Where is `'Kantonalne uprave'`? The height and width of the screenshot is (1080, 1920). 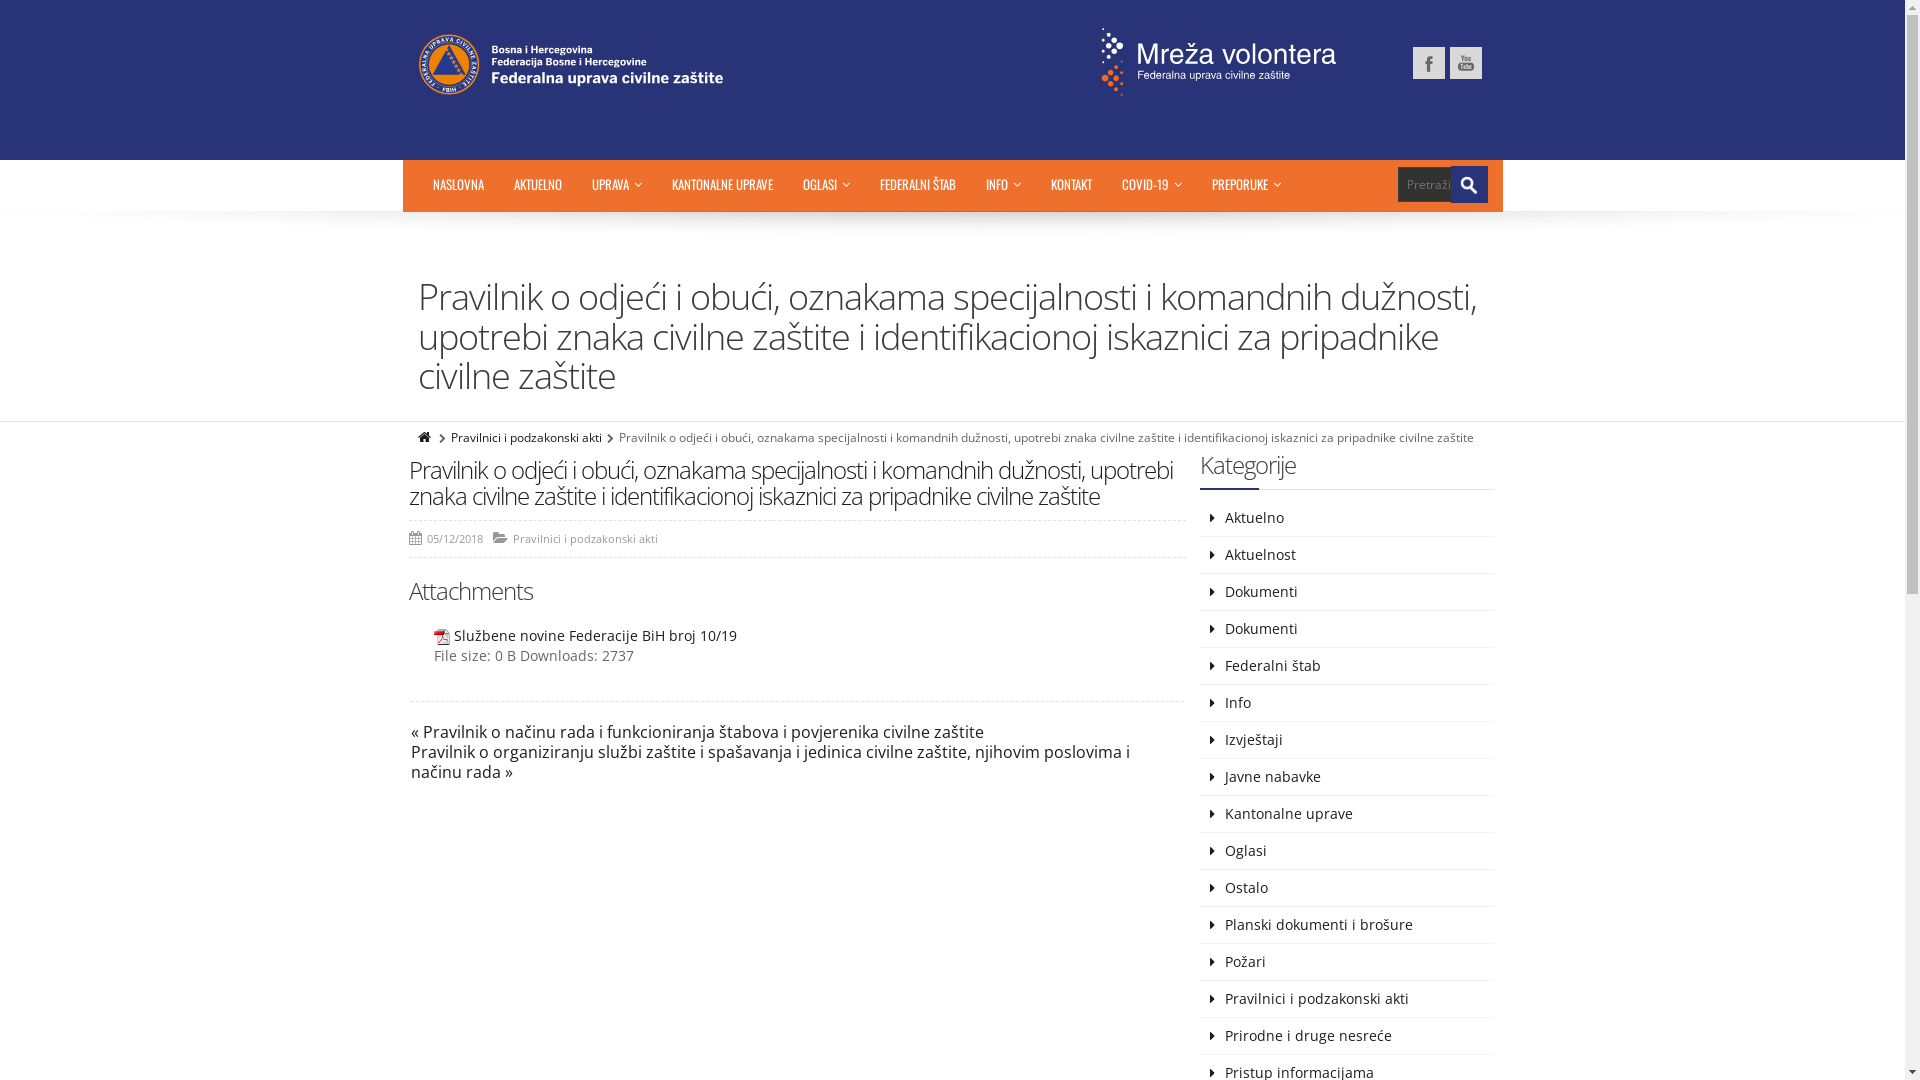
'Kantonalne uprave' is located at coordinates (1347, 814).